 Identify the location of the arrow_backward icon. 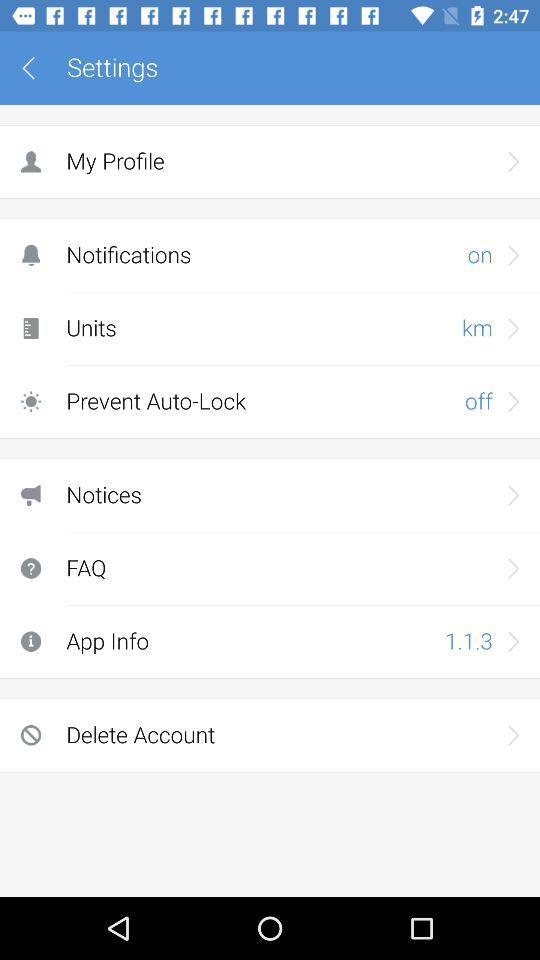
(35, 68).